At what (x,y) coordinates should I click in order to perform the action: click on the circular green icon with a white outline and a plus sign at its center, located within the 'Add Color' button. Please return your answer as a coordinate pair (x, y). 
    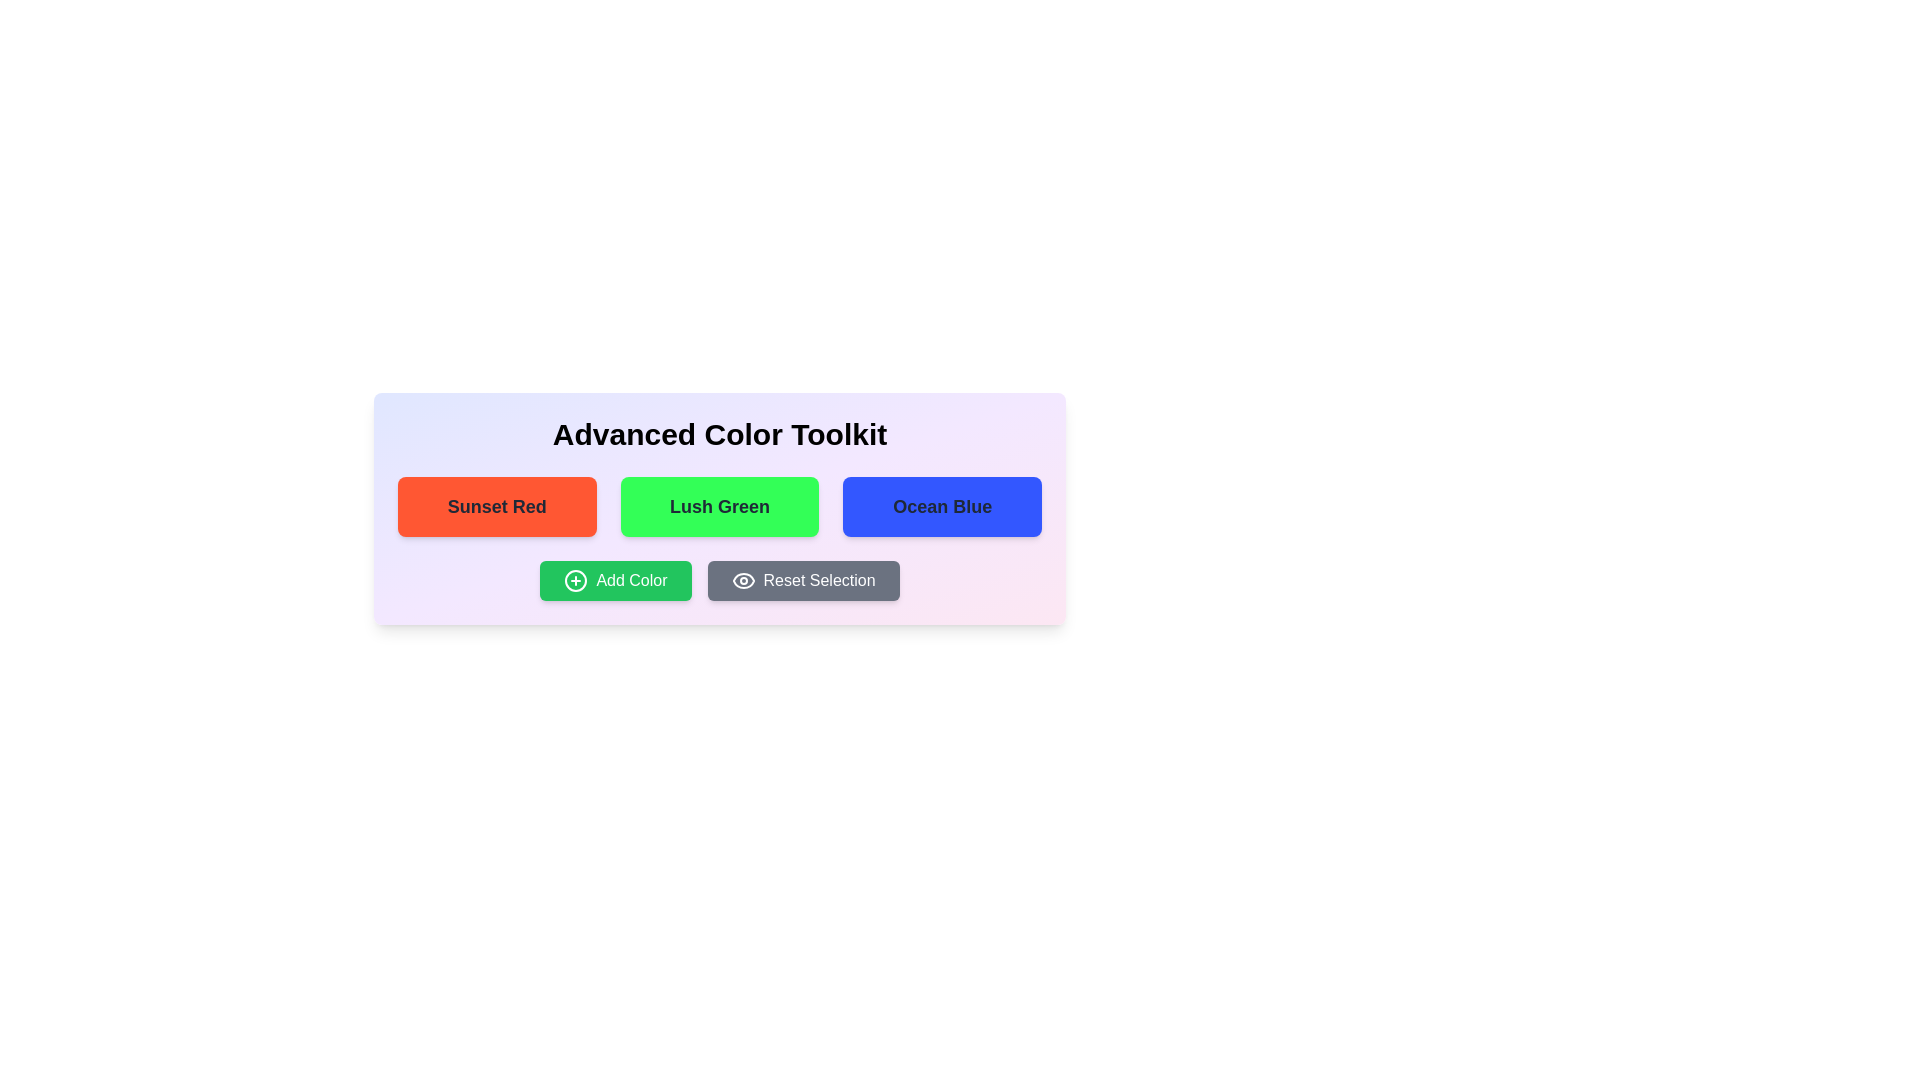
    Looking at the image, I should click on (575, 581).